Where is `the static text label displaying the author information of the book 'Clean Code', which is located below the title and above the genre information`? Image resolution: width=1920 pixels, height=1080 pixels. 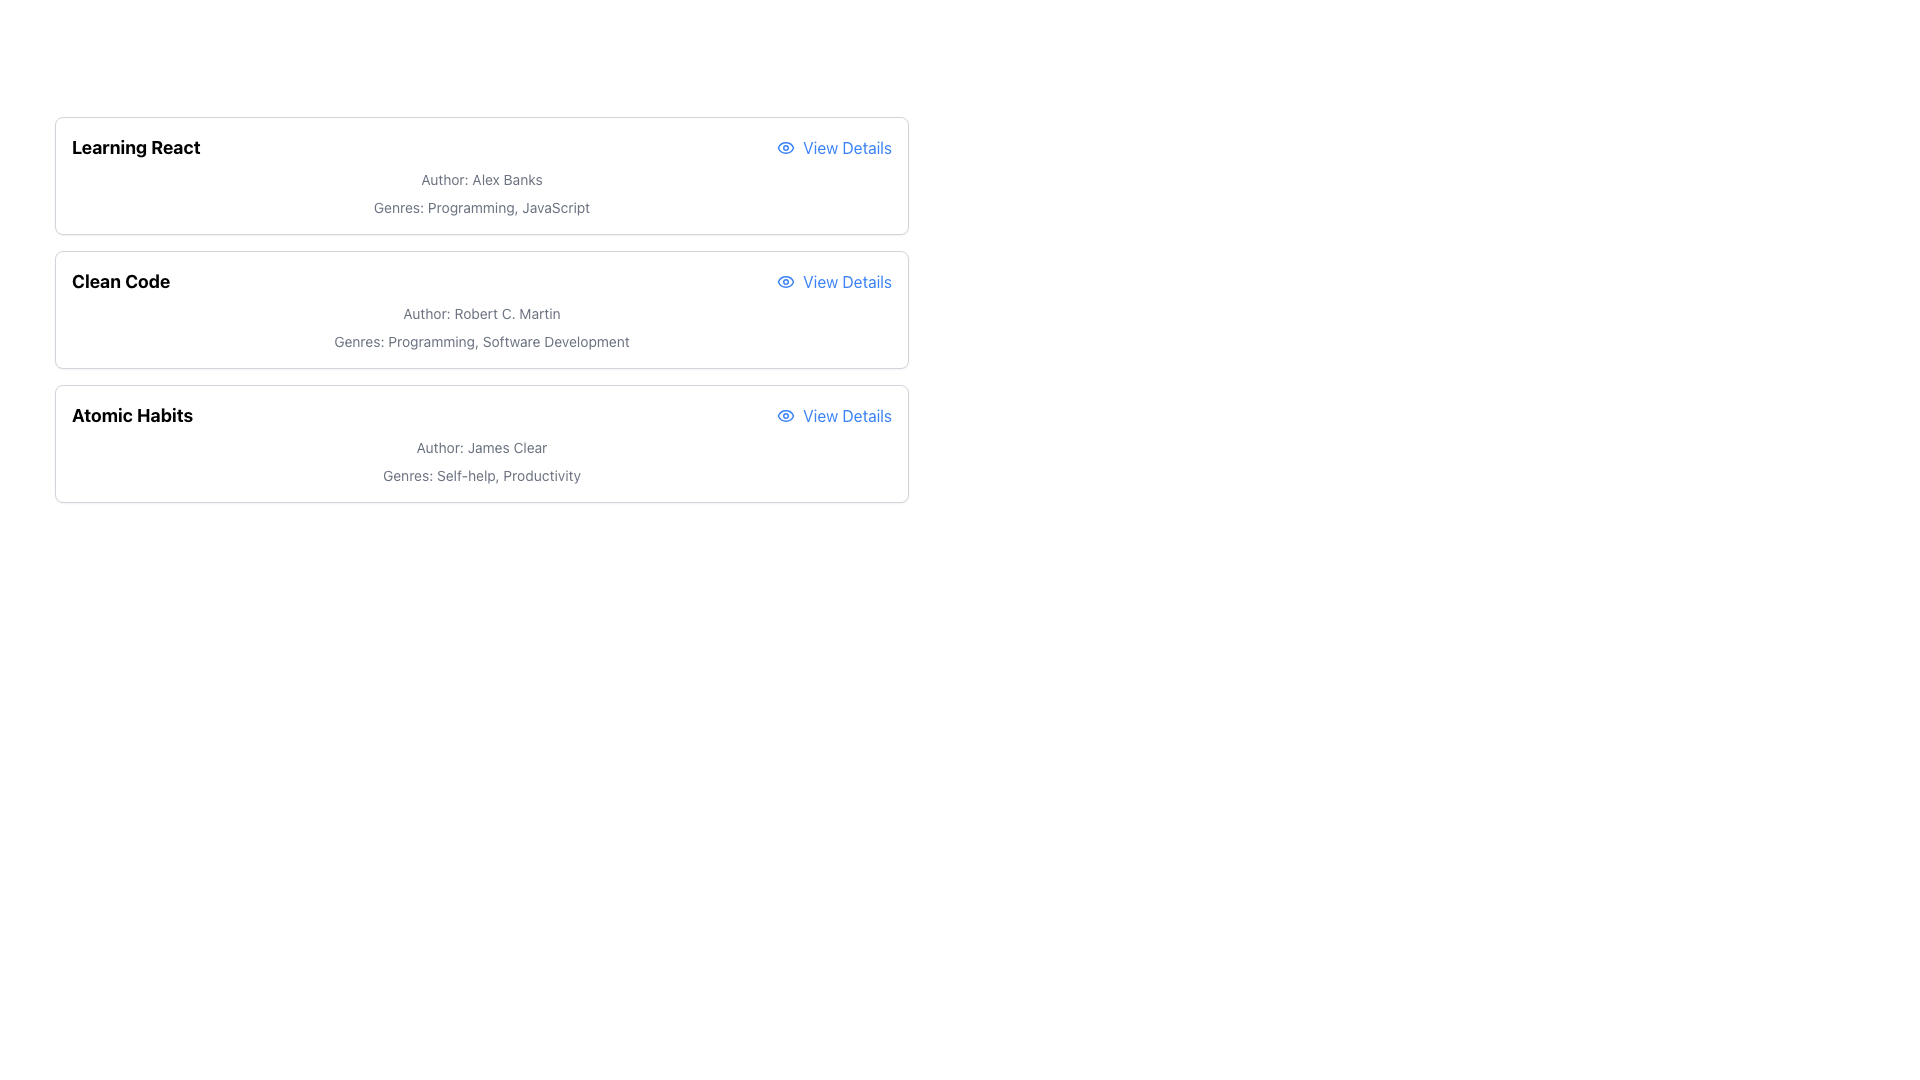
the static text label displaying the author information of the book 'Clean Code', which is located below the title and above the genre information is located at coordinates (481, 313).